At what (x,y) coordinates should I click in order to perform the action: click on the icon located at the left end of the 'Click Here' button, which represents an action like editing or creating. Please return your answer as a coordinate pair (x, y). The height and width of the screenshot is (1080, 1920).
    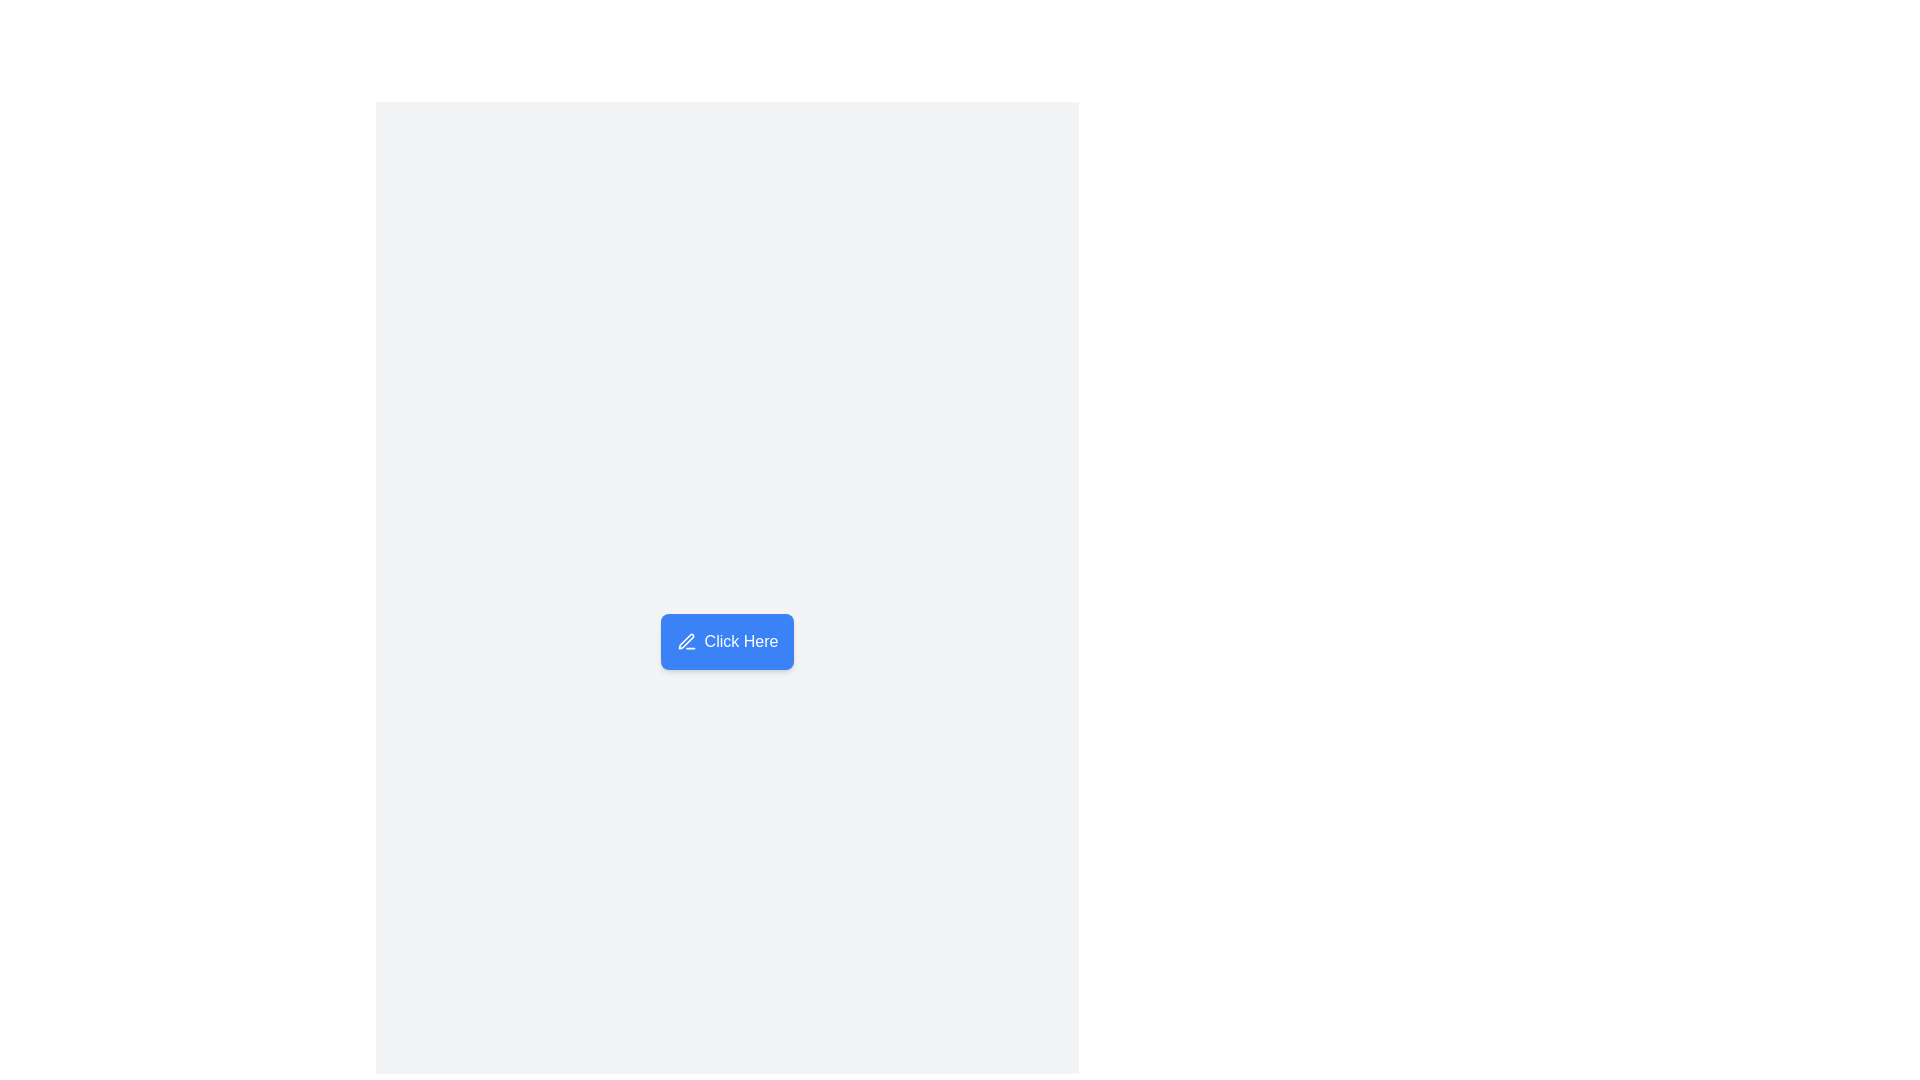
    Looking at the image, I should click on (686, 641).